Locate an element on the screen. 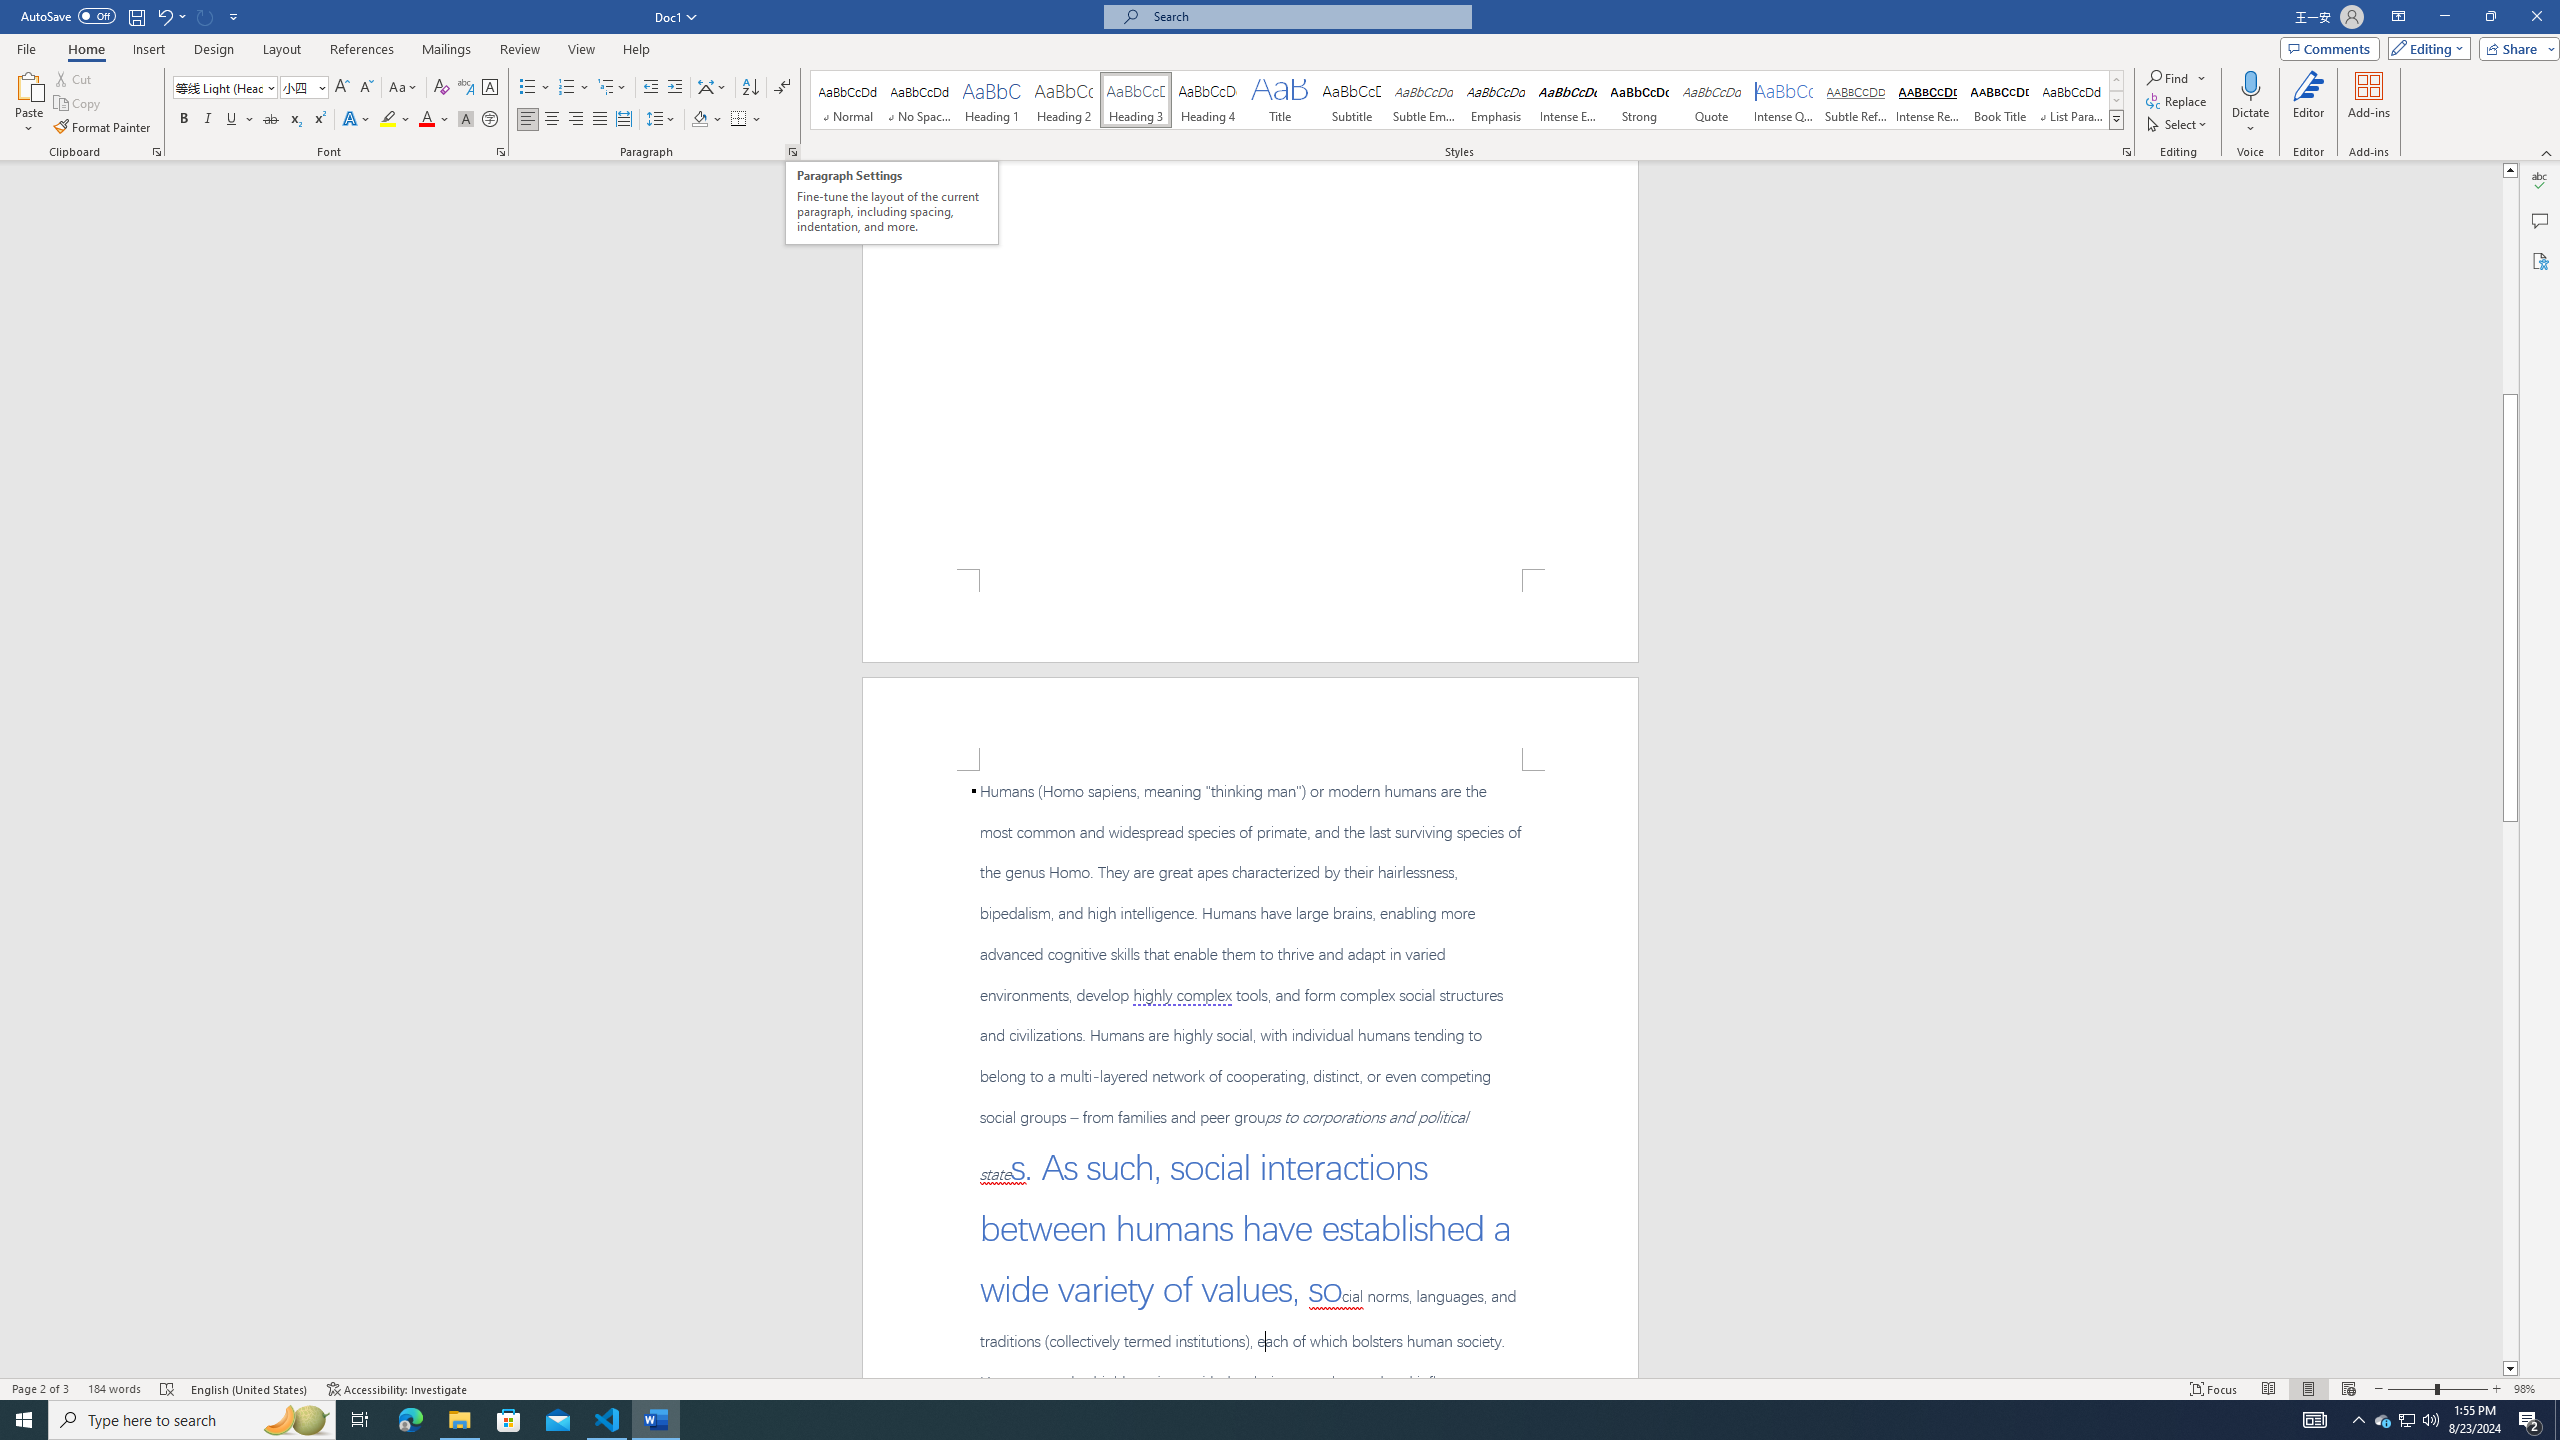  'Page Number Page 2 of 3' is located at coordinates (40, 1389).